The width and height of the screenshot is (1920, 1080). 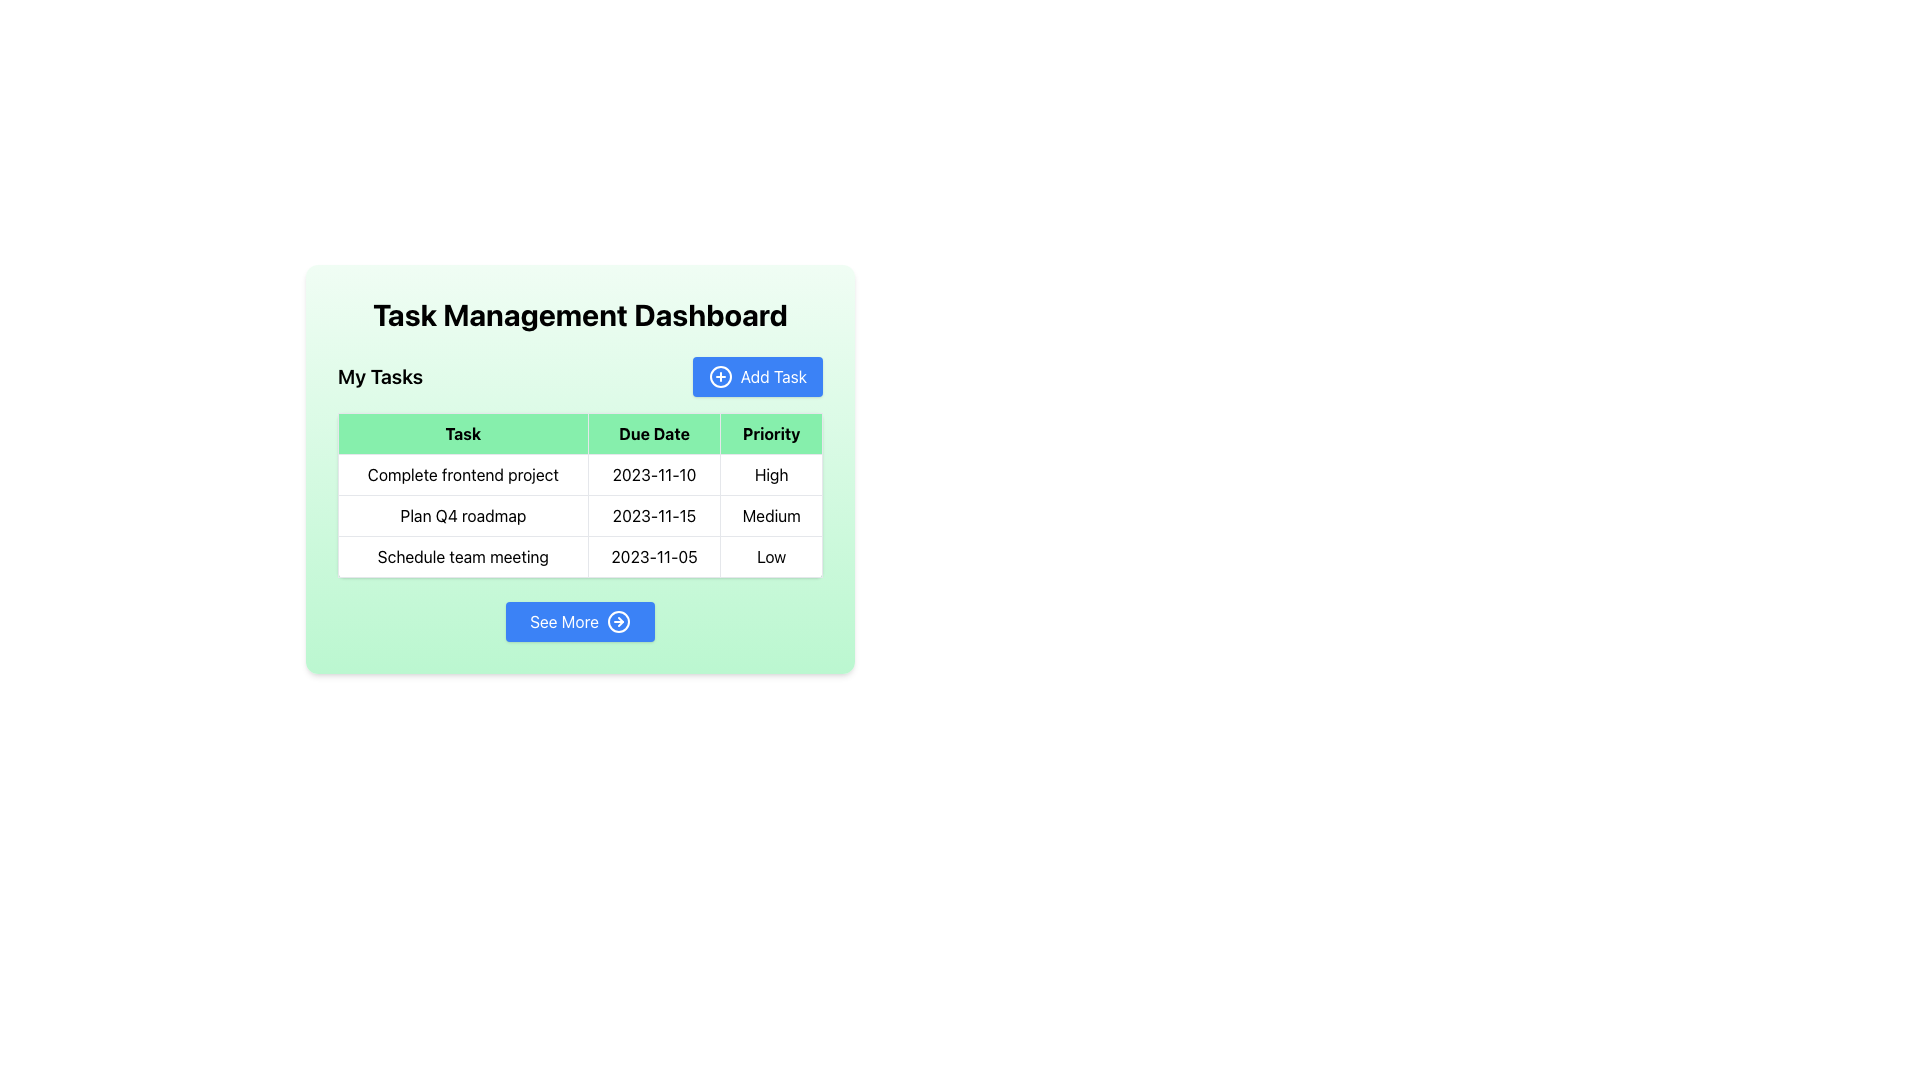 I want to click on text displayed in the 'Medium' label located in the 'Priority' column of the table, which is in the third column of the second row, aligned with 'Plan Q4 roadmap', so click(x=770, y=515).